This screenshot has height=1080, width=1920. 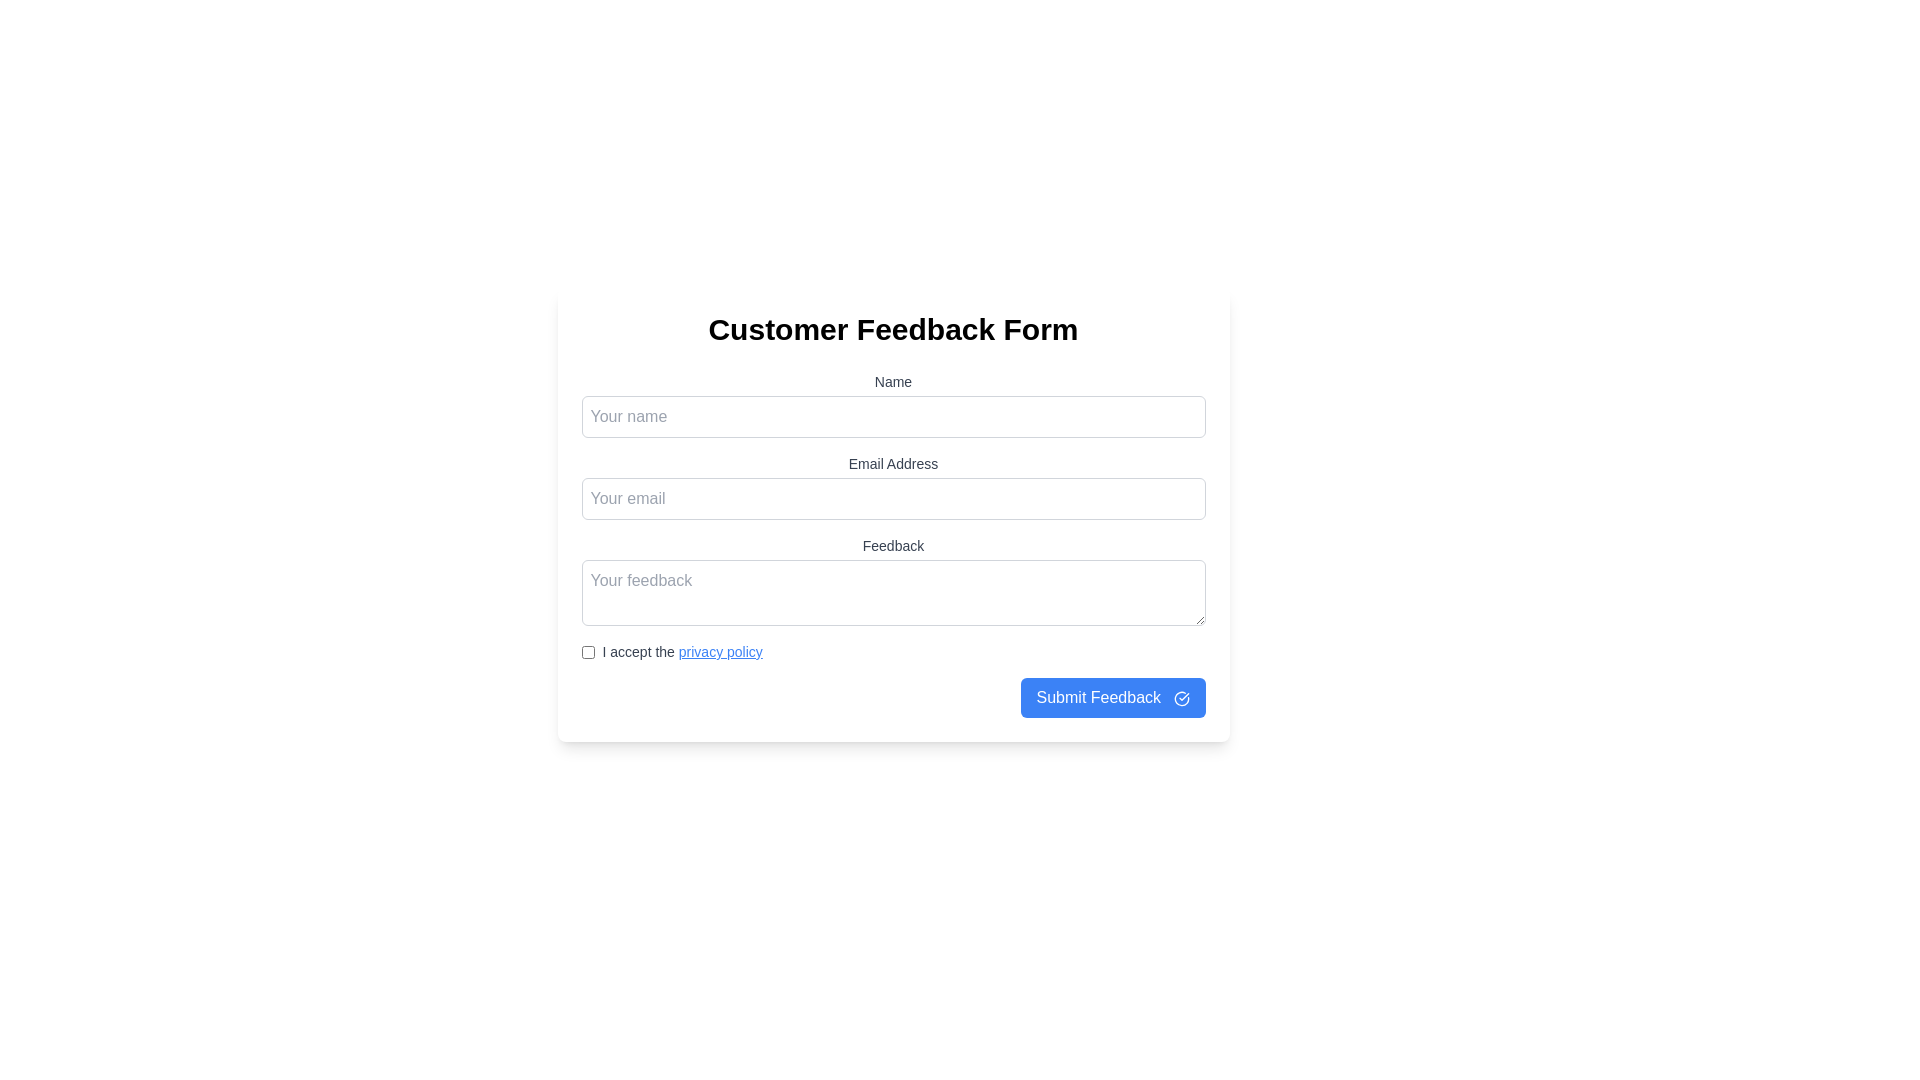 I want to click on the submit button located at the bottom-right corner of the feedback form to trigger visual changes, so click(x=1112, y=697).